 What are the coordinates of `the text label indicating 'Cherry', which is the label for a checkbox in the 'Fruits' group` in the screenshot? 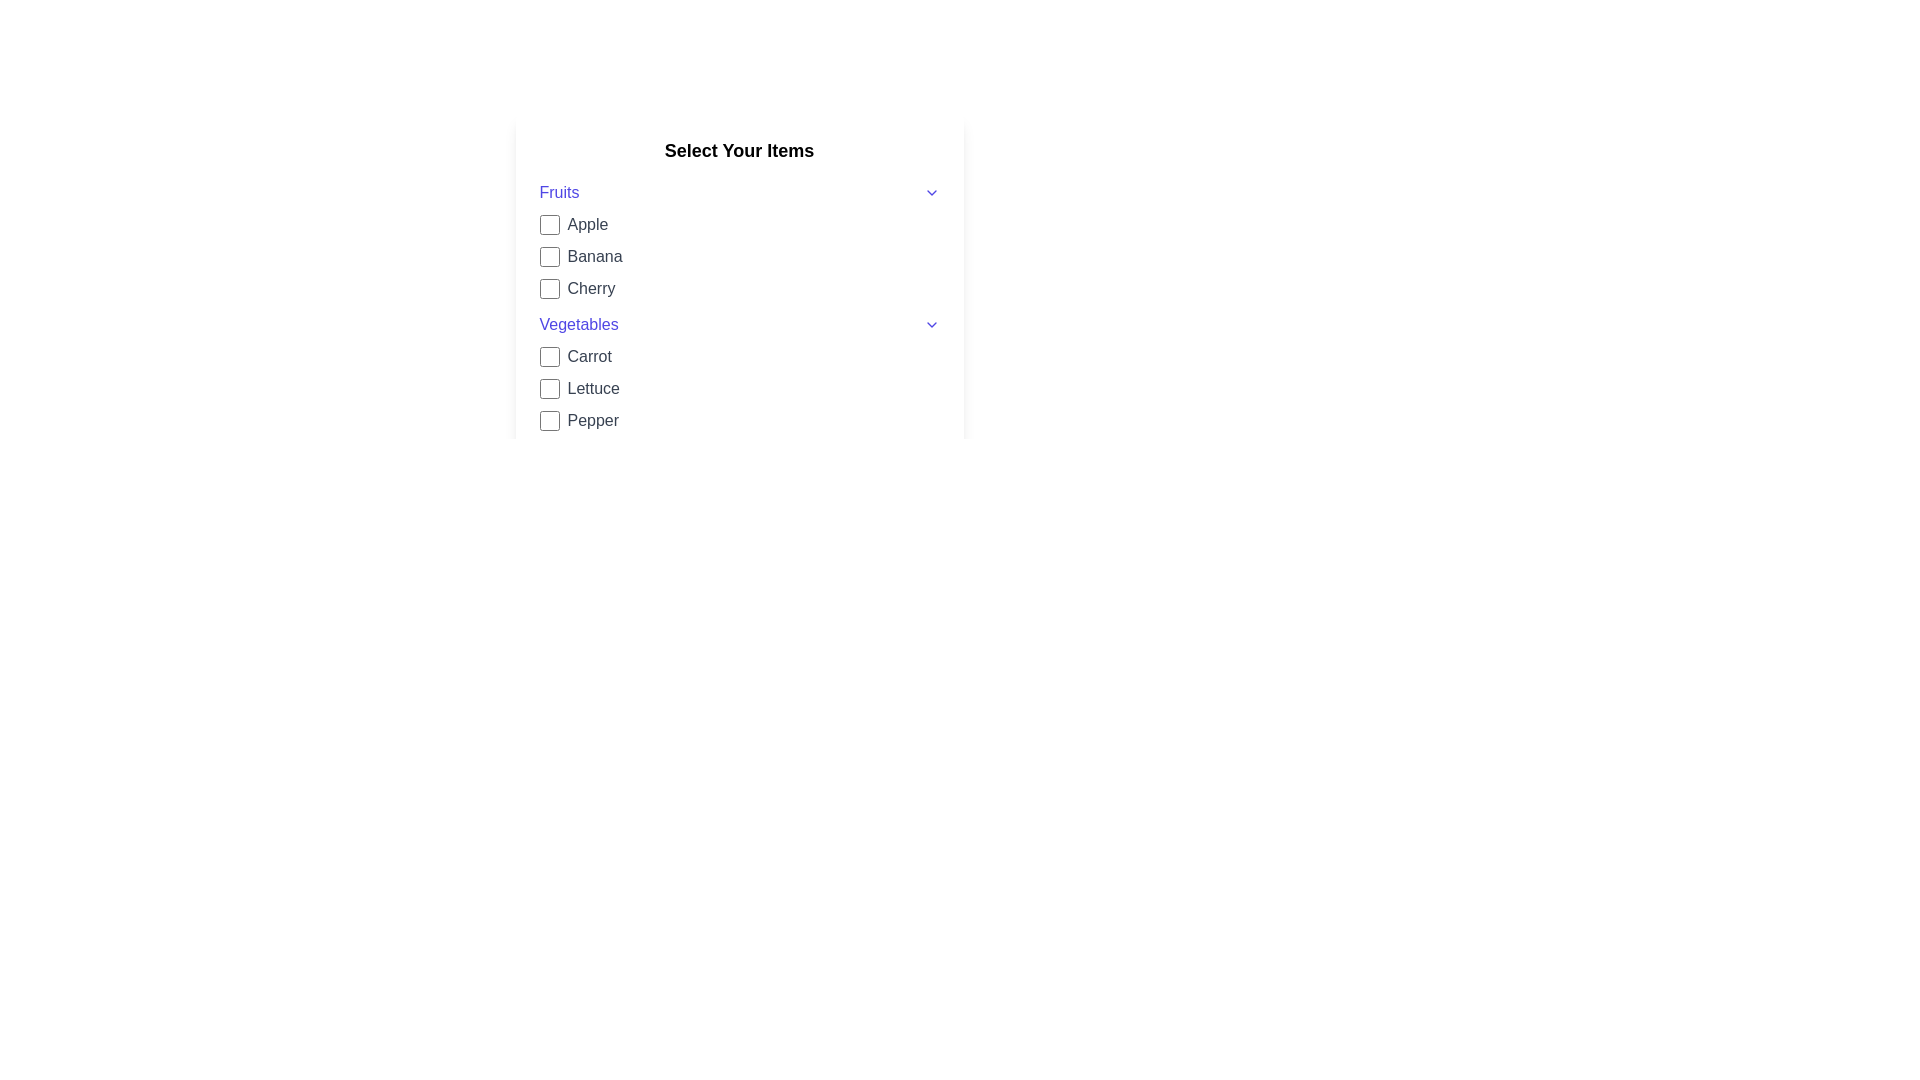 It's located at (590, 289).